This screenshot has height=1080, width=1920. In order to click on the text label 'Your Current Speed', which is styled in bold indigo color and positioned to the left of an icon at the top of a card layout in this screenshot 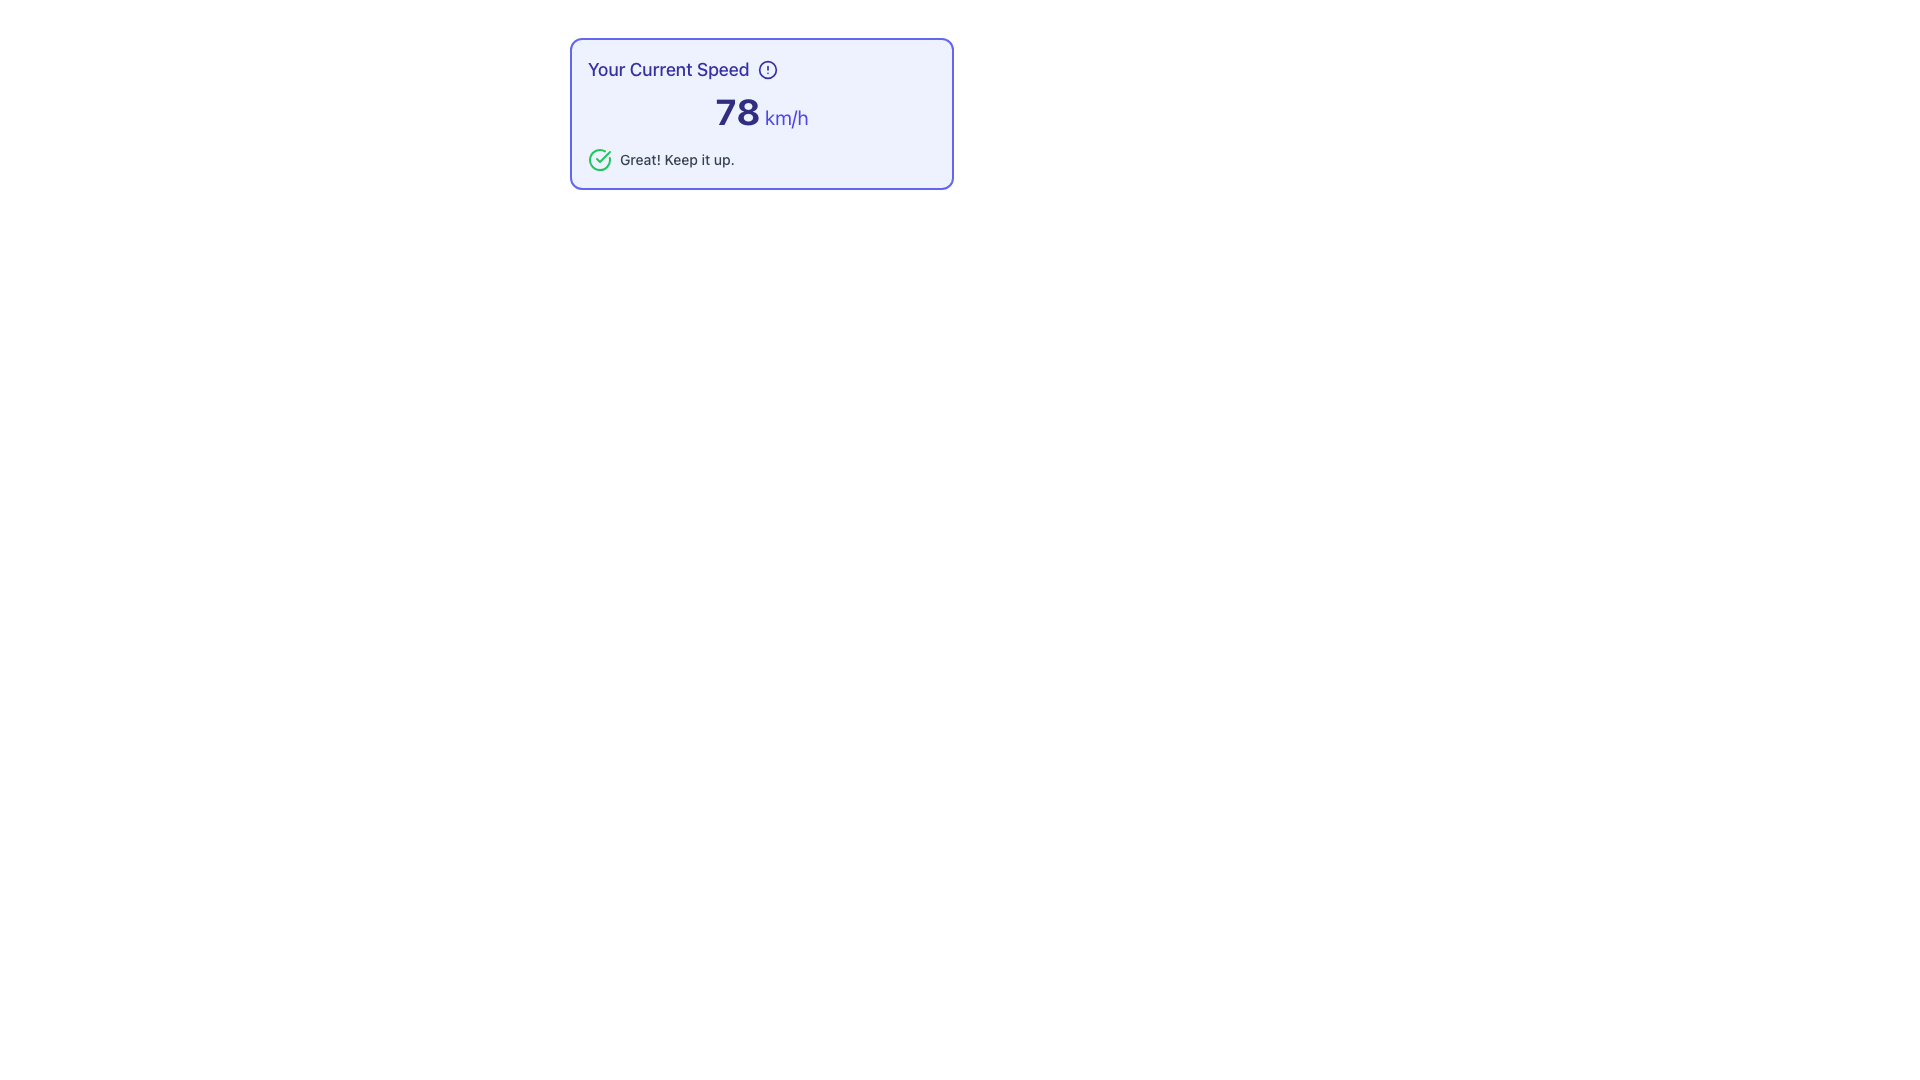, I will do `click(668, 68)`.